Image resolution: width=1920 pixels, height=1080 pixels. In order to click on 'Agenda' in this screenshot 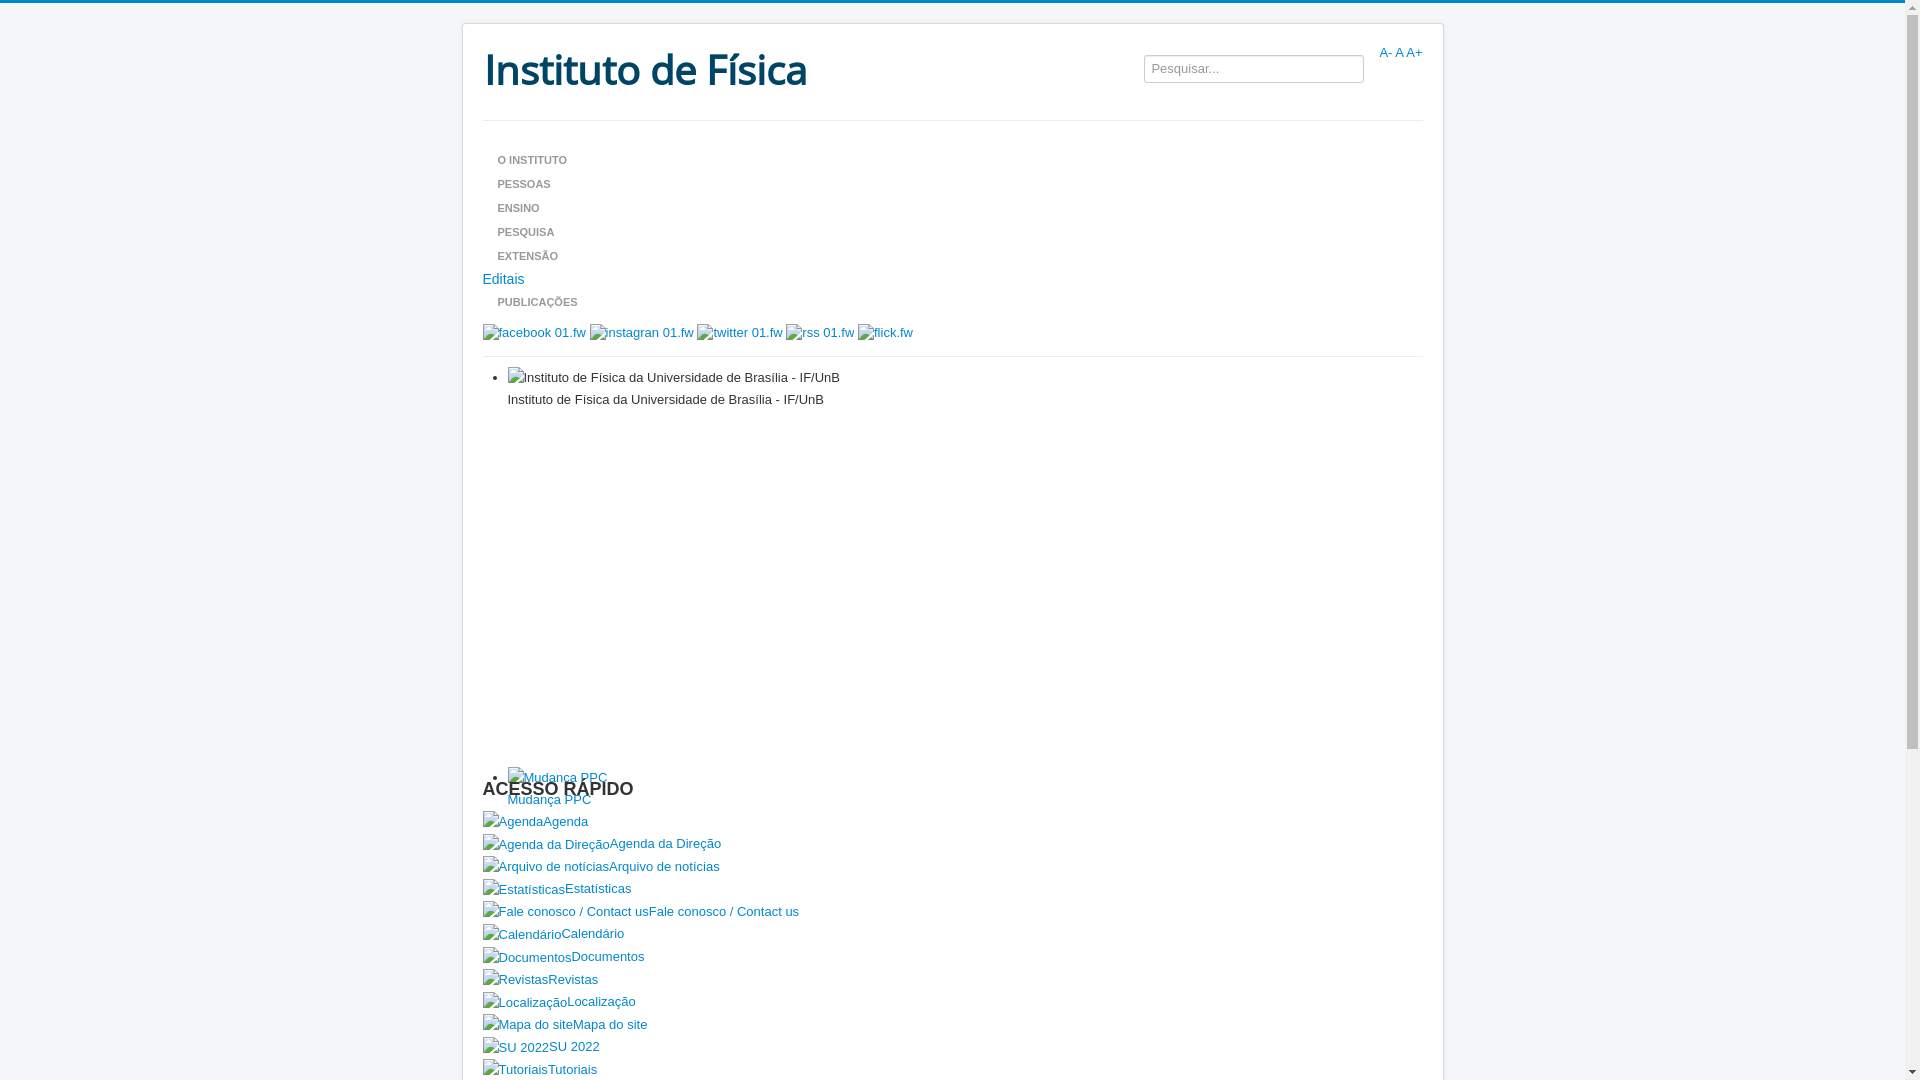, I will do `click(481, 822)`.